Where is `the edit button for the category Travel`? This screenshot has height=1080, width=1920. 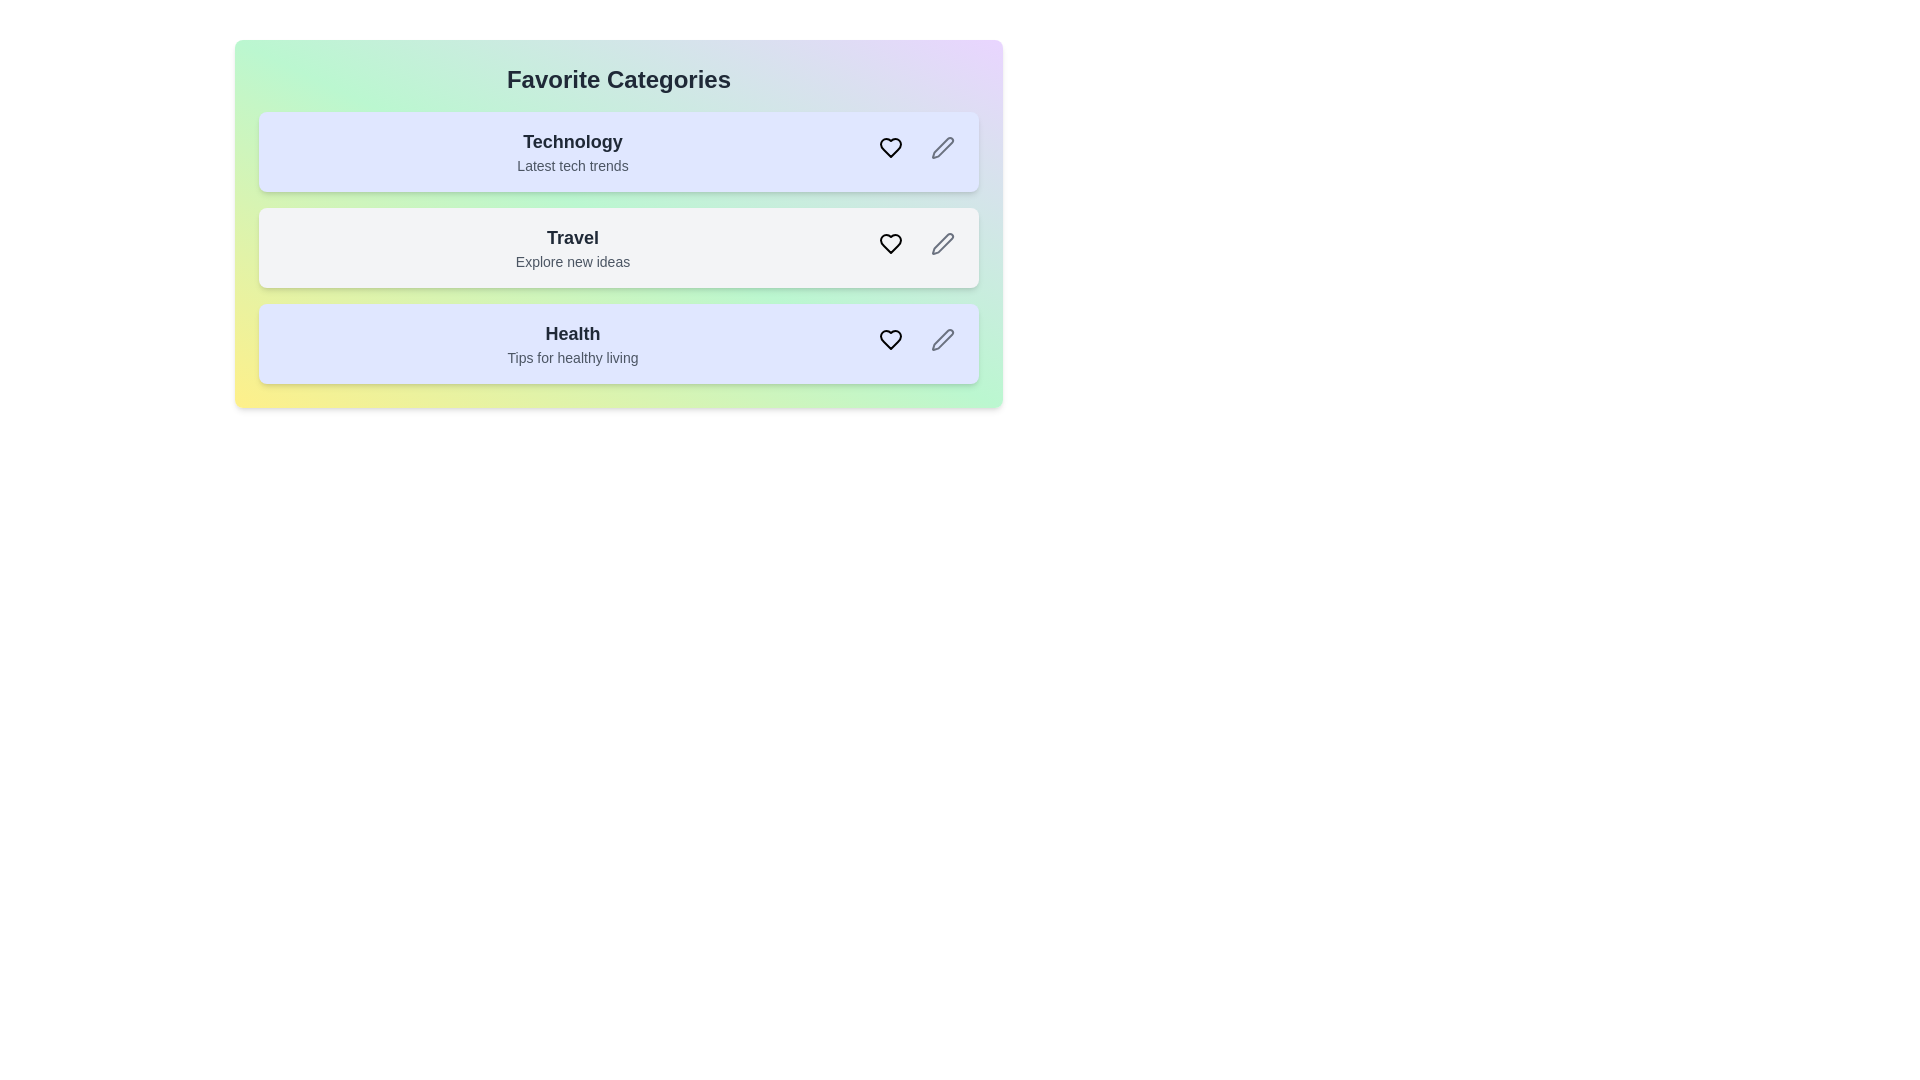 the edit button for the category Travel is located at coordinates (941, 242).